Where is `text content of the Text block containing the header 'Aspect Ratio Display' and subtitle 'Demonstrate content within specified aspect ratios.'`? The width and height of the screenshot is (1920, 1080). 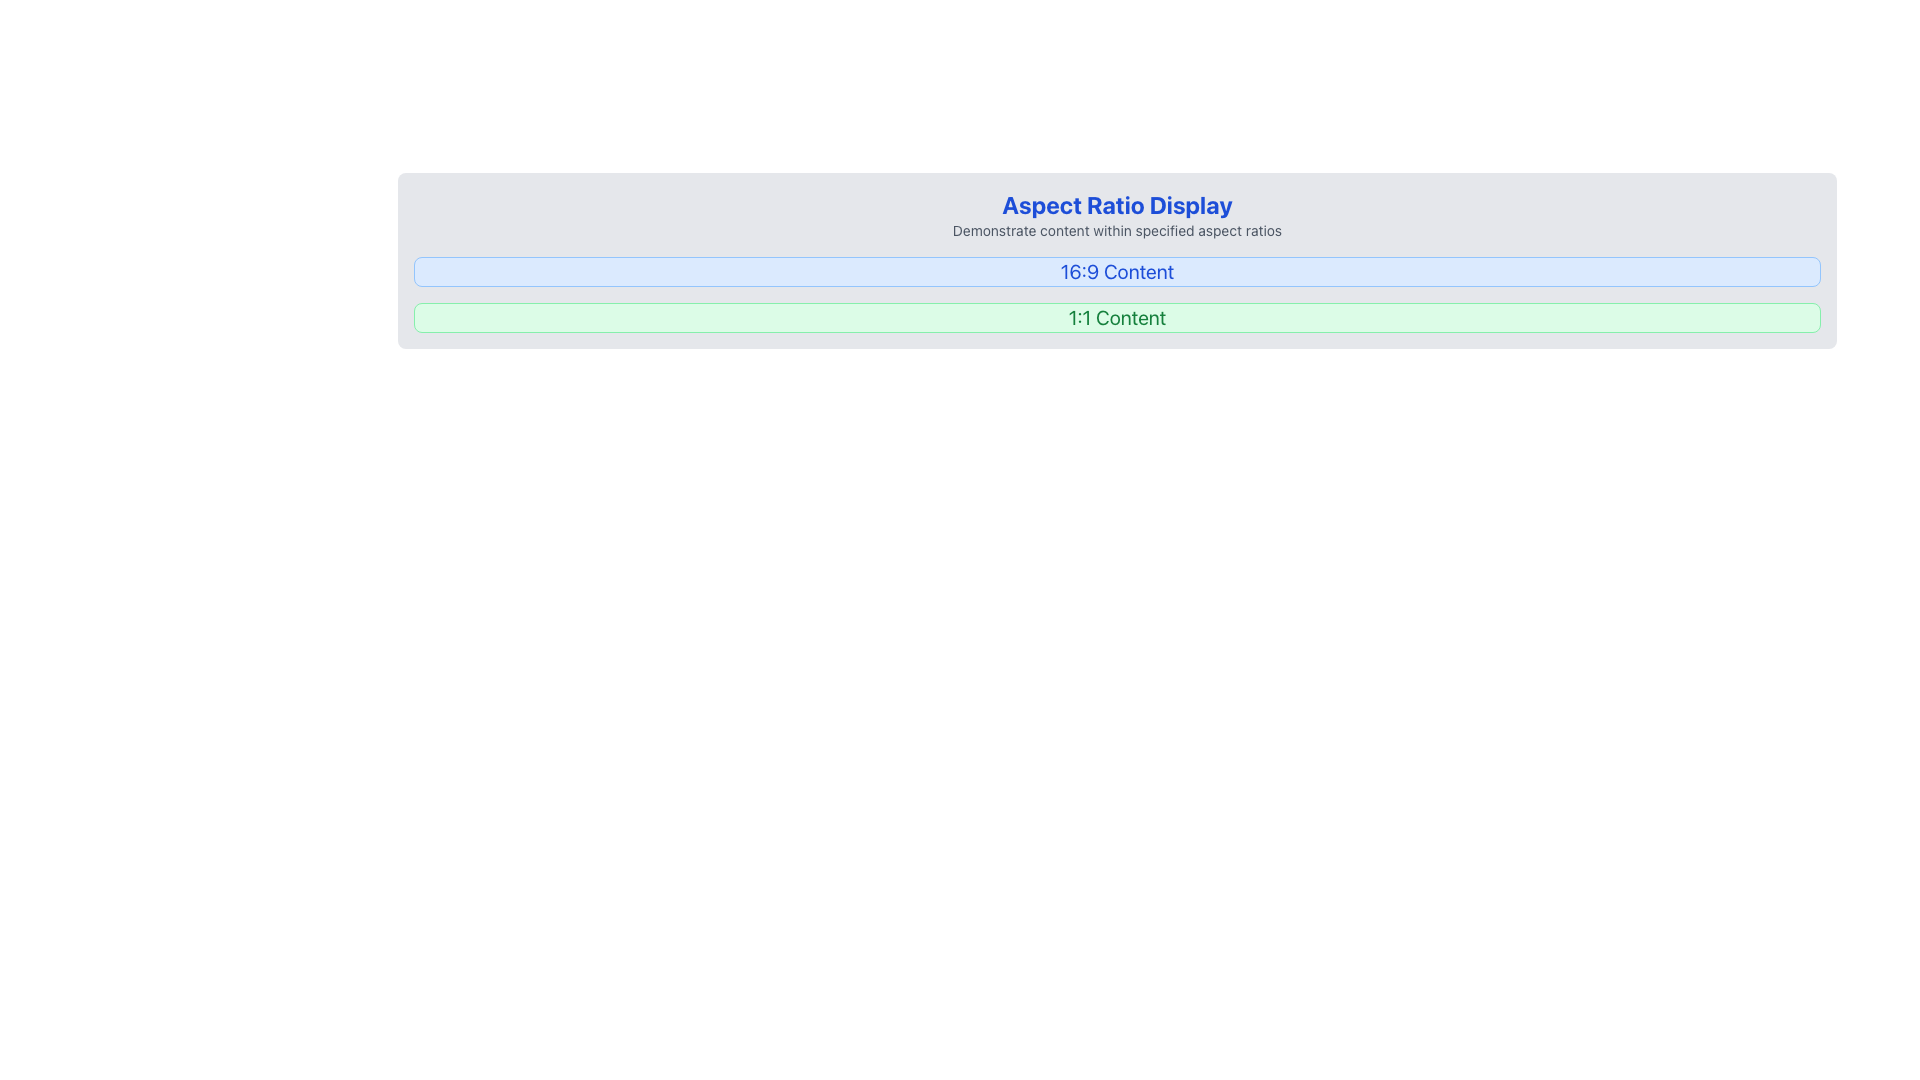
text content of the Text block containing the header 'Aspect Ratio Display' and subtitle 'Demonstrate content within specified aspect ratios.' is located at coordinates (1116, 215).